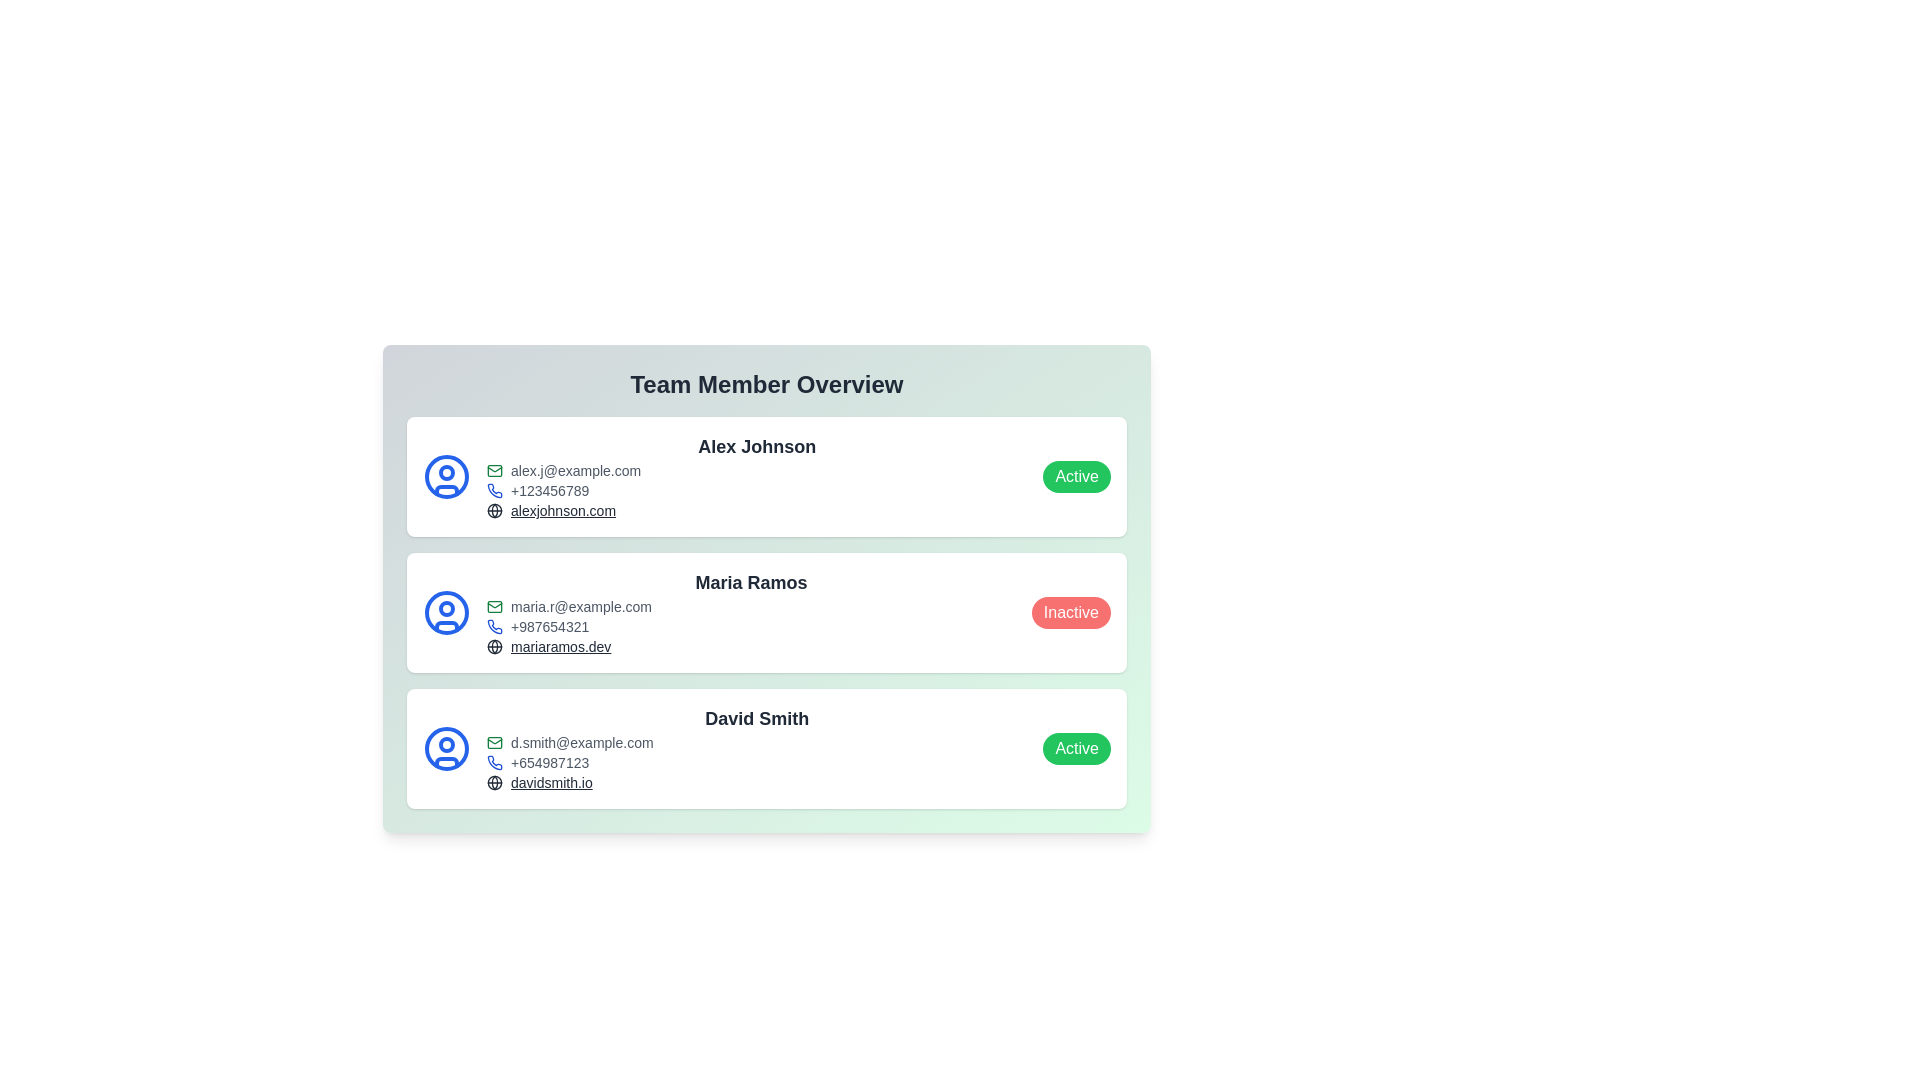  Describe the element at coordinates (494, 470) in the screenshot. I see `the email icon next to Alex Johnson's name to initiate an email` at that location.